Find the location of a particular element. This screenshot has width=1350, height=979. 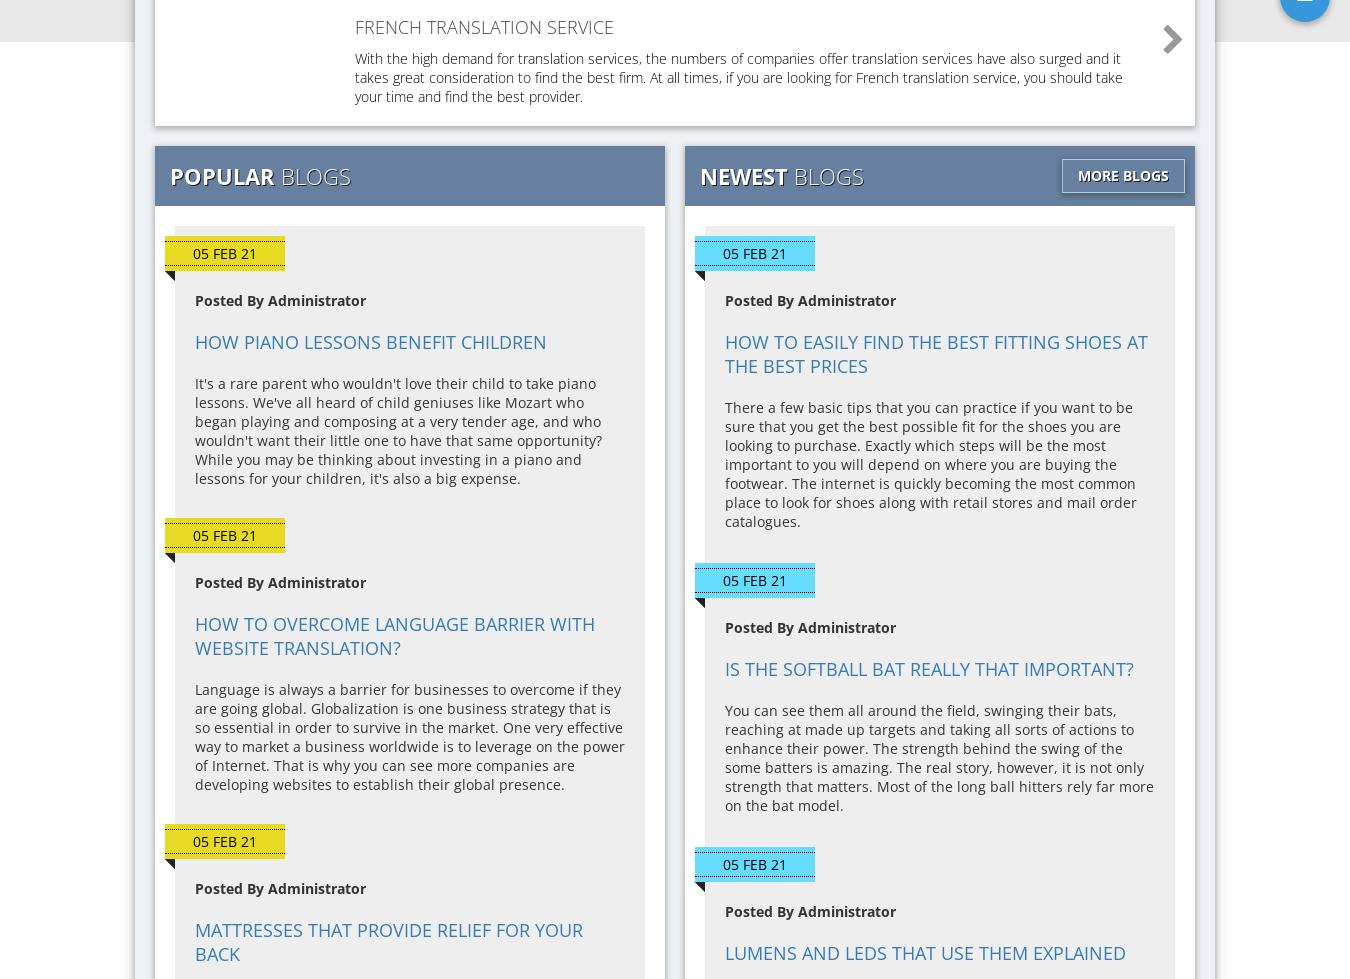

'Is the Softball Bat Really That Important?' is located at coordinates (723, 666).